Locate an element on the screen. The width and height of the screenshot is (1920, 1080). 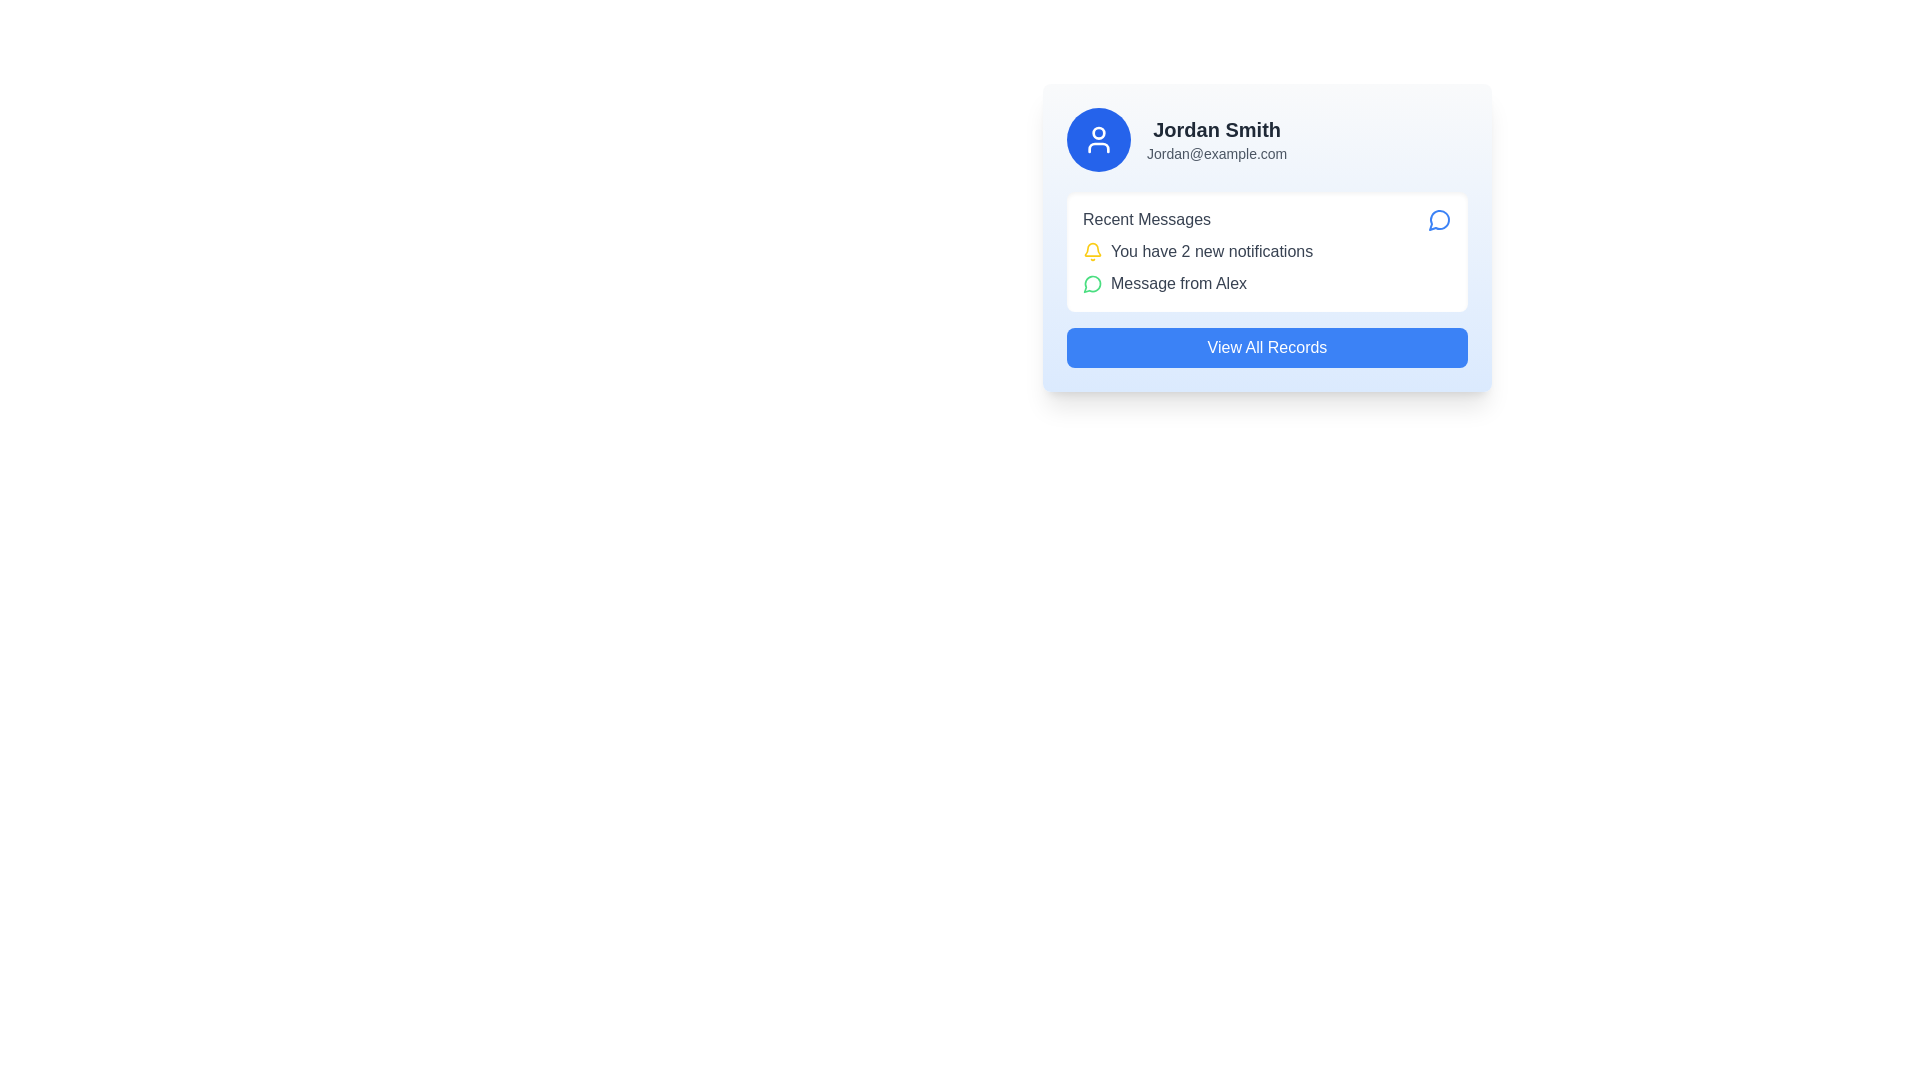
the textual label that says 'Message from Alex' is located at coordinates (1266, 284).